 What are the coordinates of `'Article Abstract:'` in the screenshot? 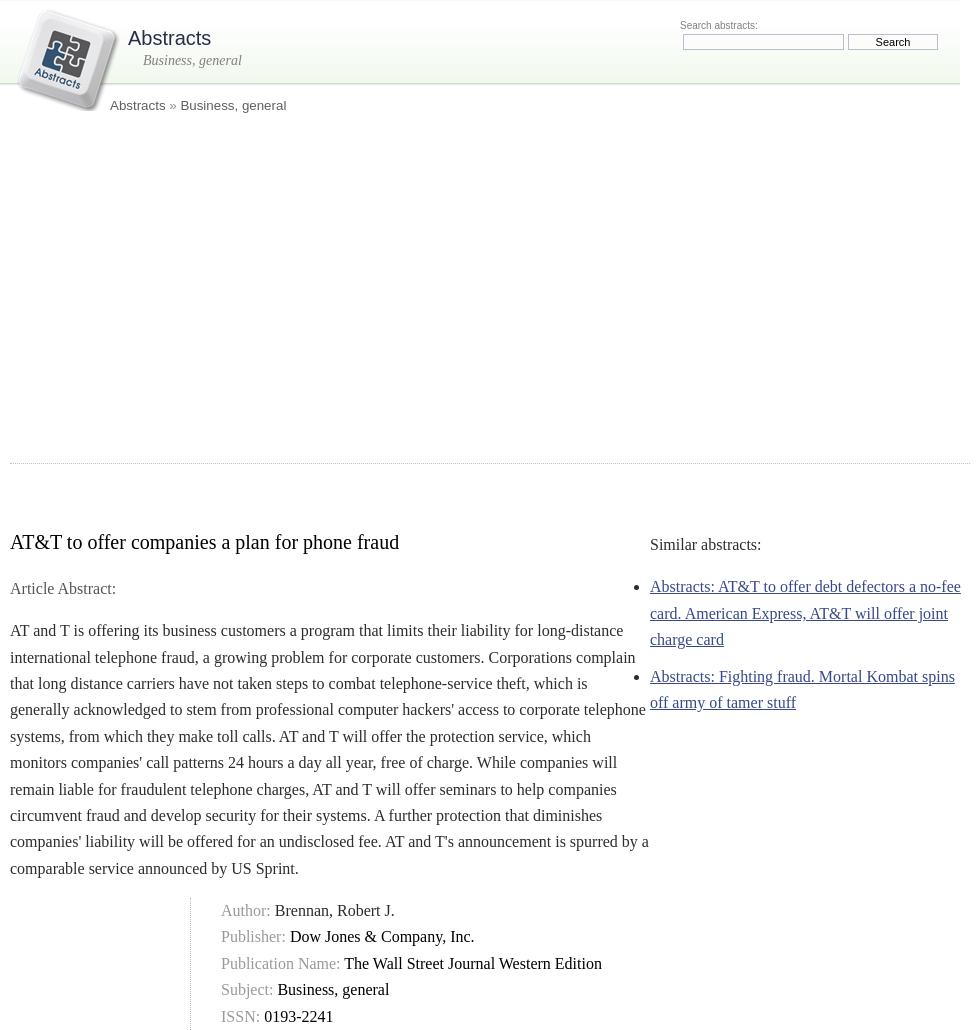 It's located at (62, 587).